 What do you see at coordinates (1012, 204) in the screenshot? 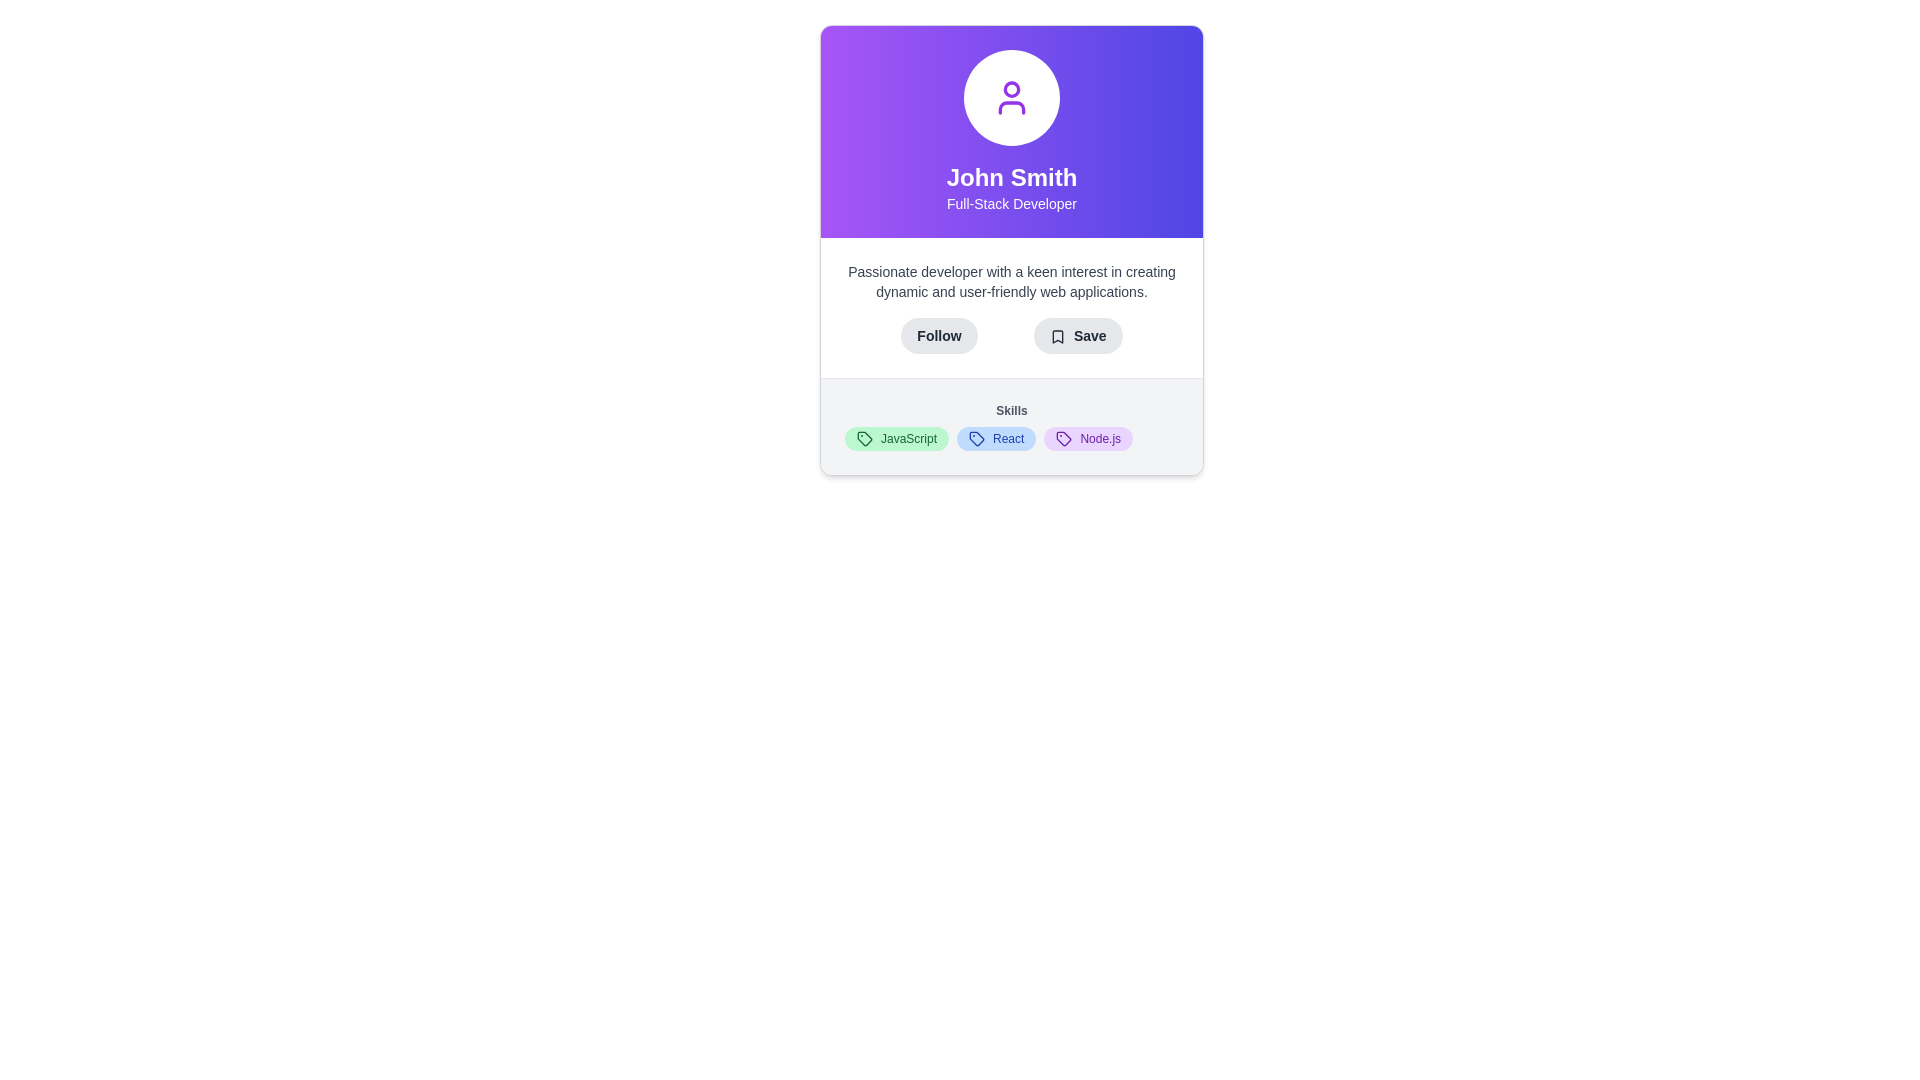
I see `the static text label 'Full-Stack Developer' which provides context to the user's profile named 'John Smith'` at bounding box center [1012, 204].